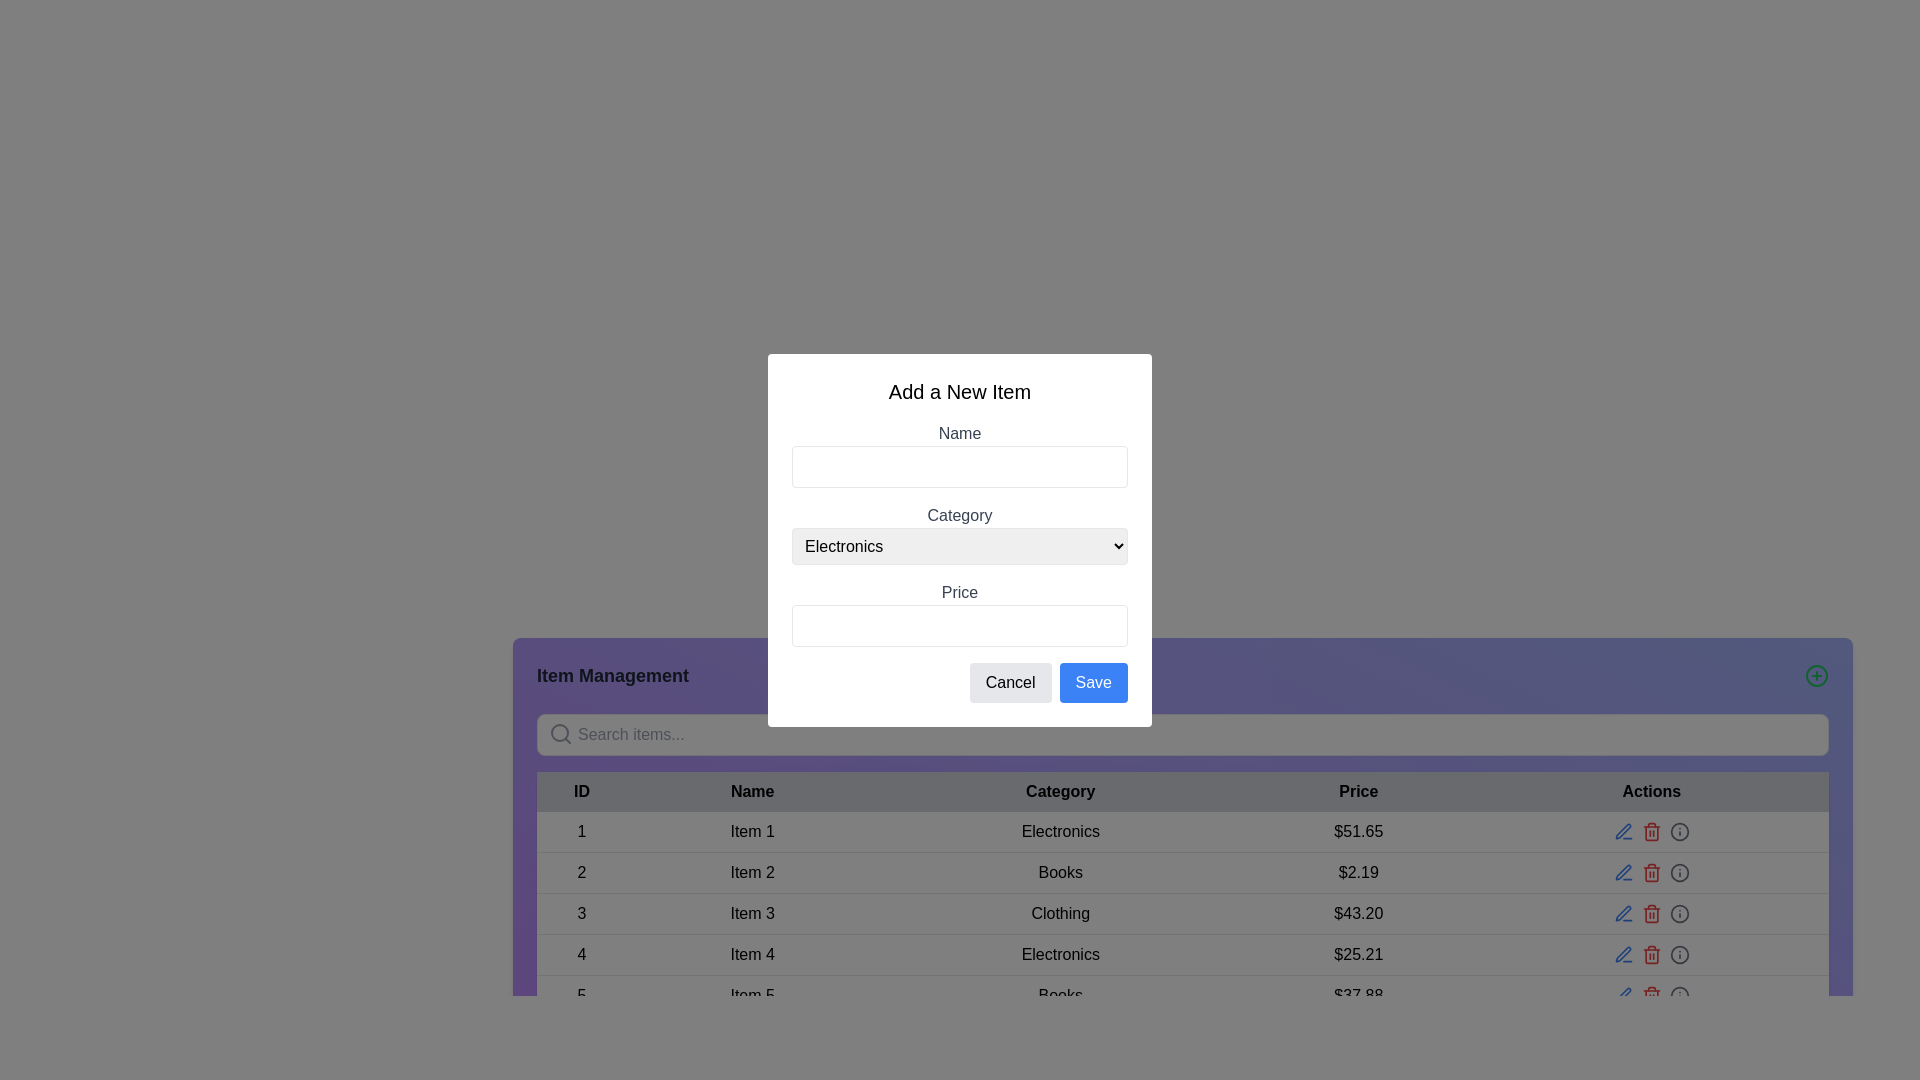 The width and height of the screenshot is (1920, 1080). What do you see at coordinates (1623, 953) in the screenshot?
I see `the blue pen tool icon located in the top-right corner of the toolbar` at bounding box center [1623, 953].